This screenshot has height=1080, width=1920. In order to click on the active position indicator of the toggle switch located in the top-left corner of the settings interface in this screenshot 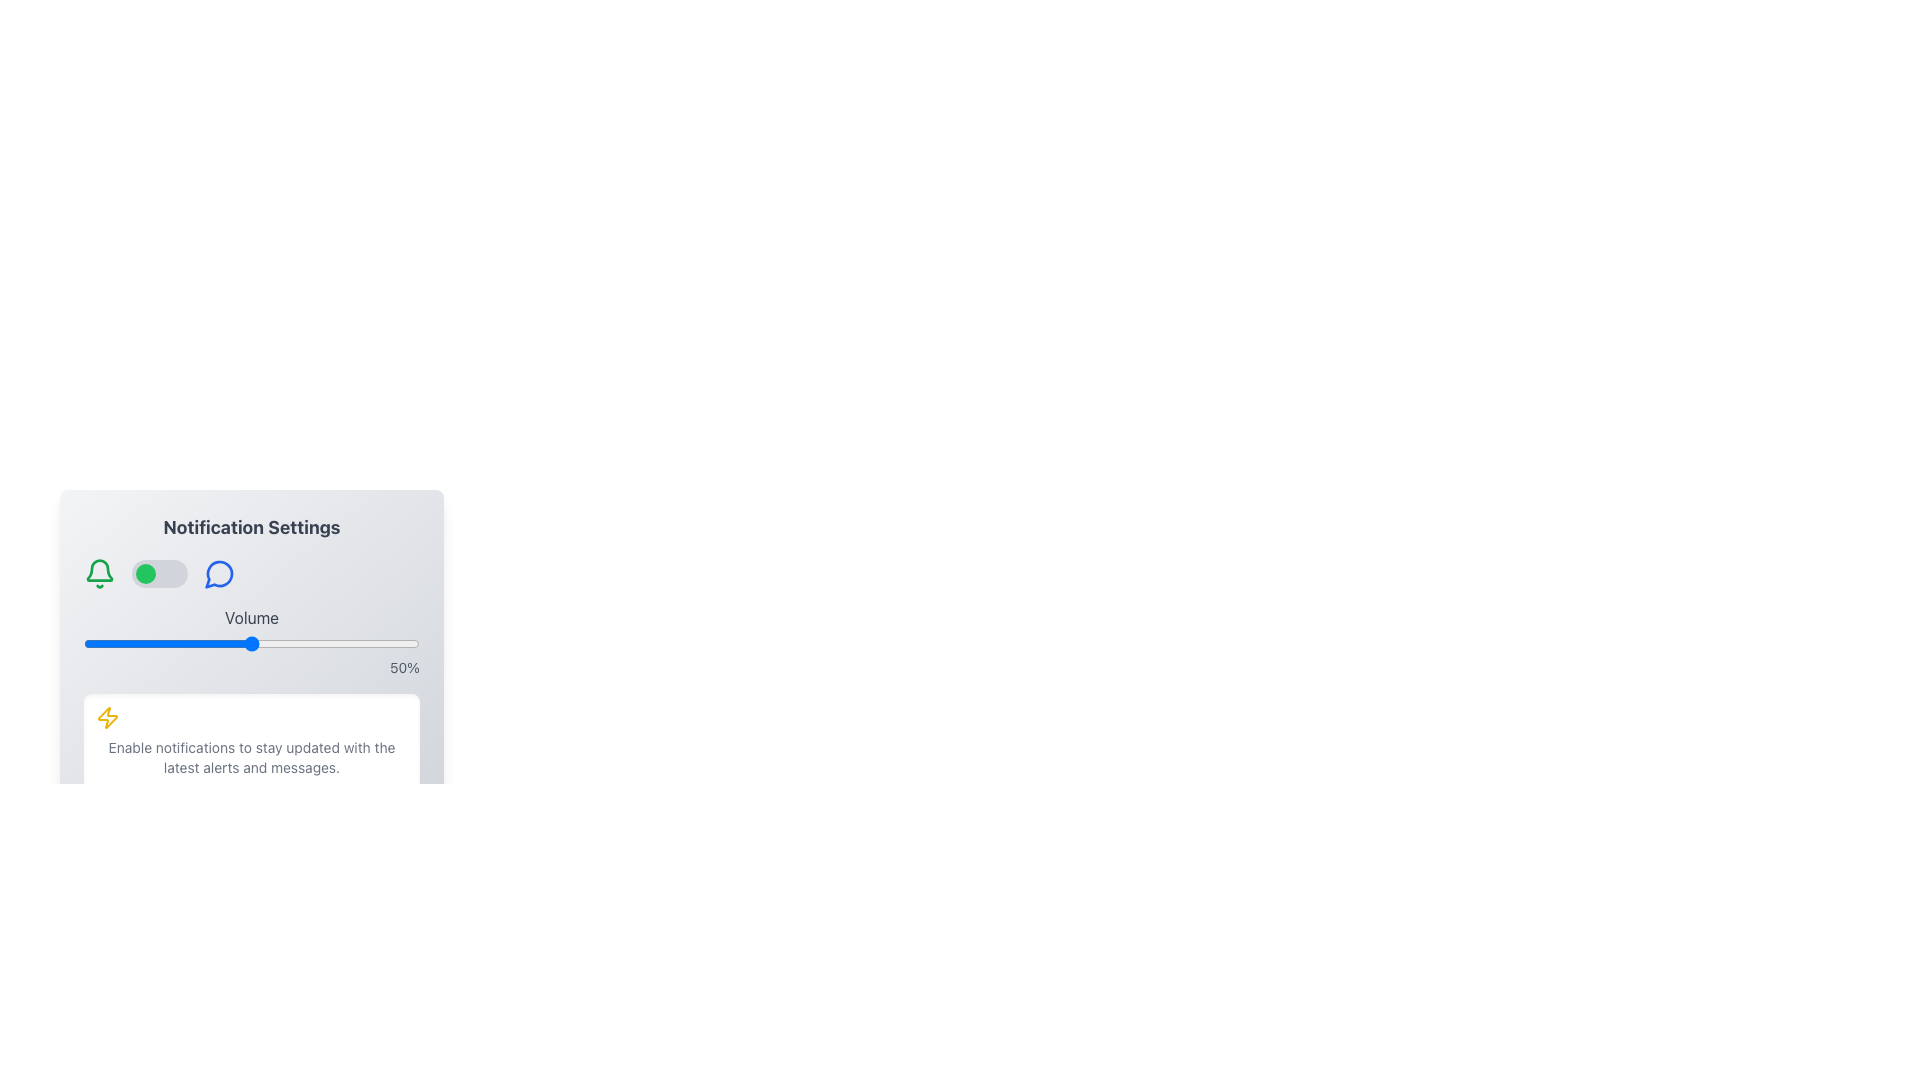, I will do `click(144, 574)`.